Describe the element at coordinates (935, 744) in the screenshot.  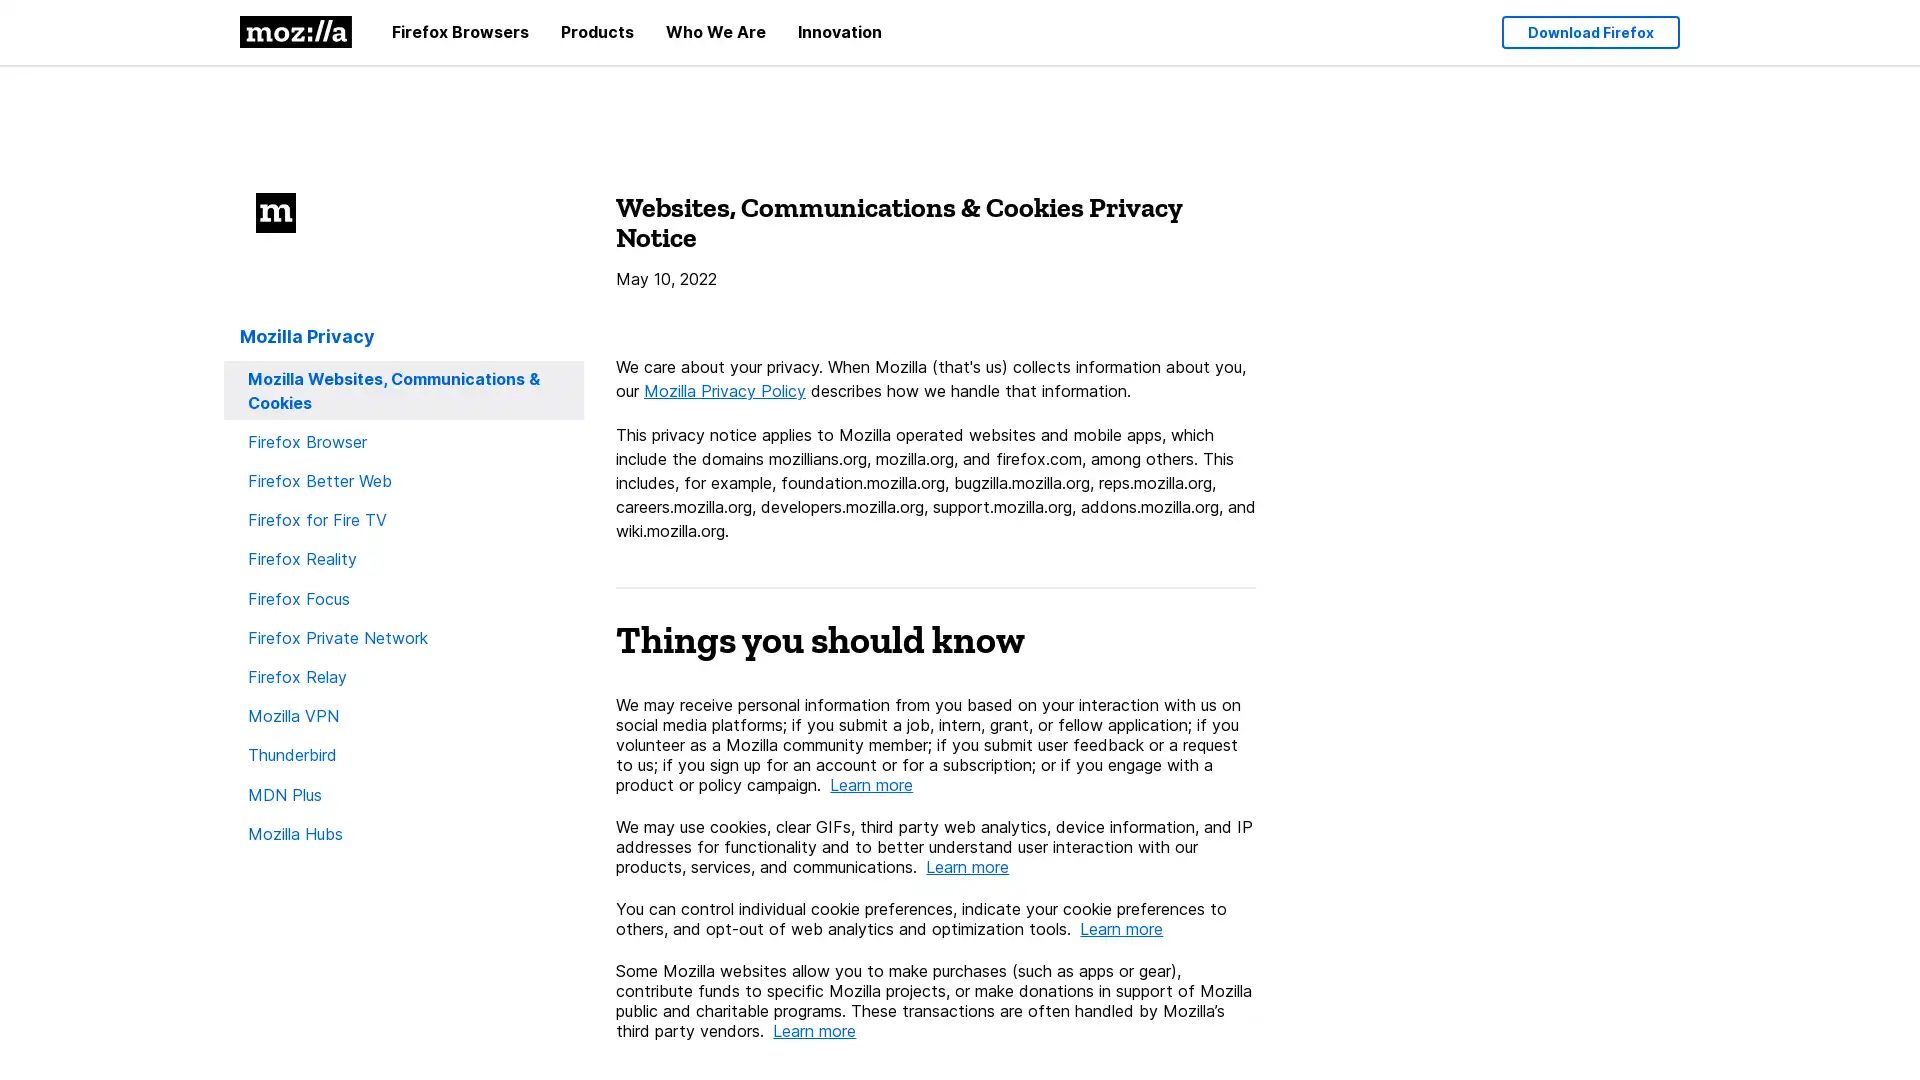
I see `We may receive personal information from you based on your interaction with us on social media platforms; if you submit a job, intern, grant, or fellow application; if you volunteer as a Mozilla community member; if you submit user feedback or a request to us; if you sign up for an account or for a subscription; or if you engage with a product or policy campaign. Learn more` at that location.